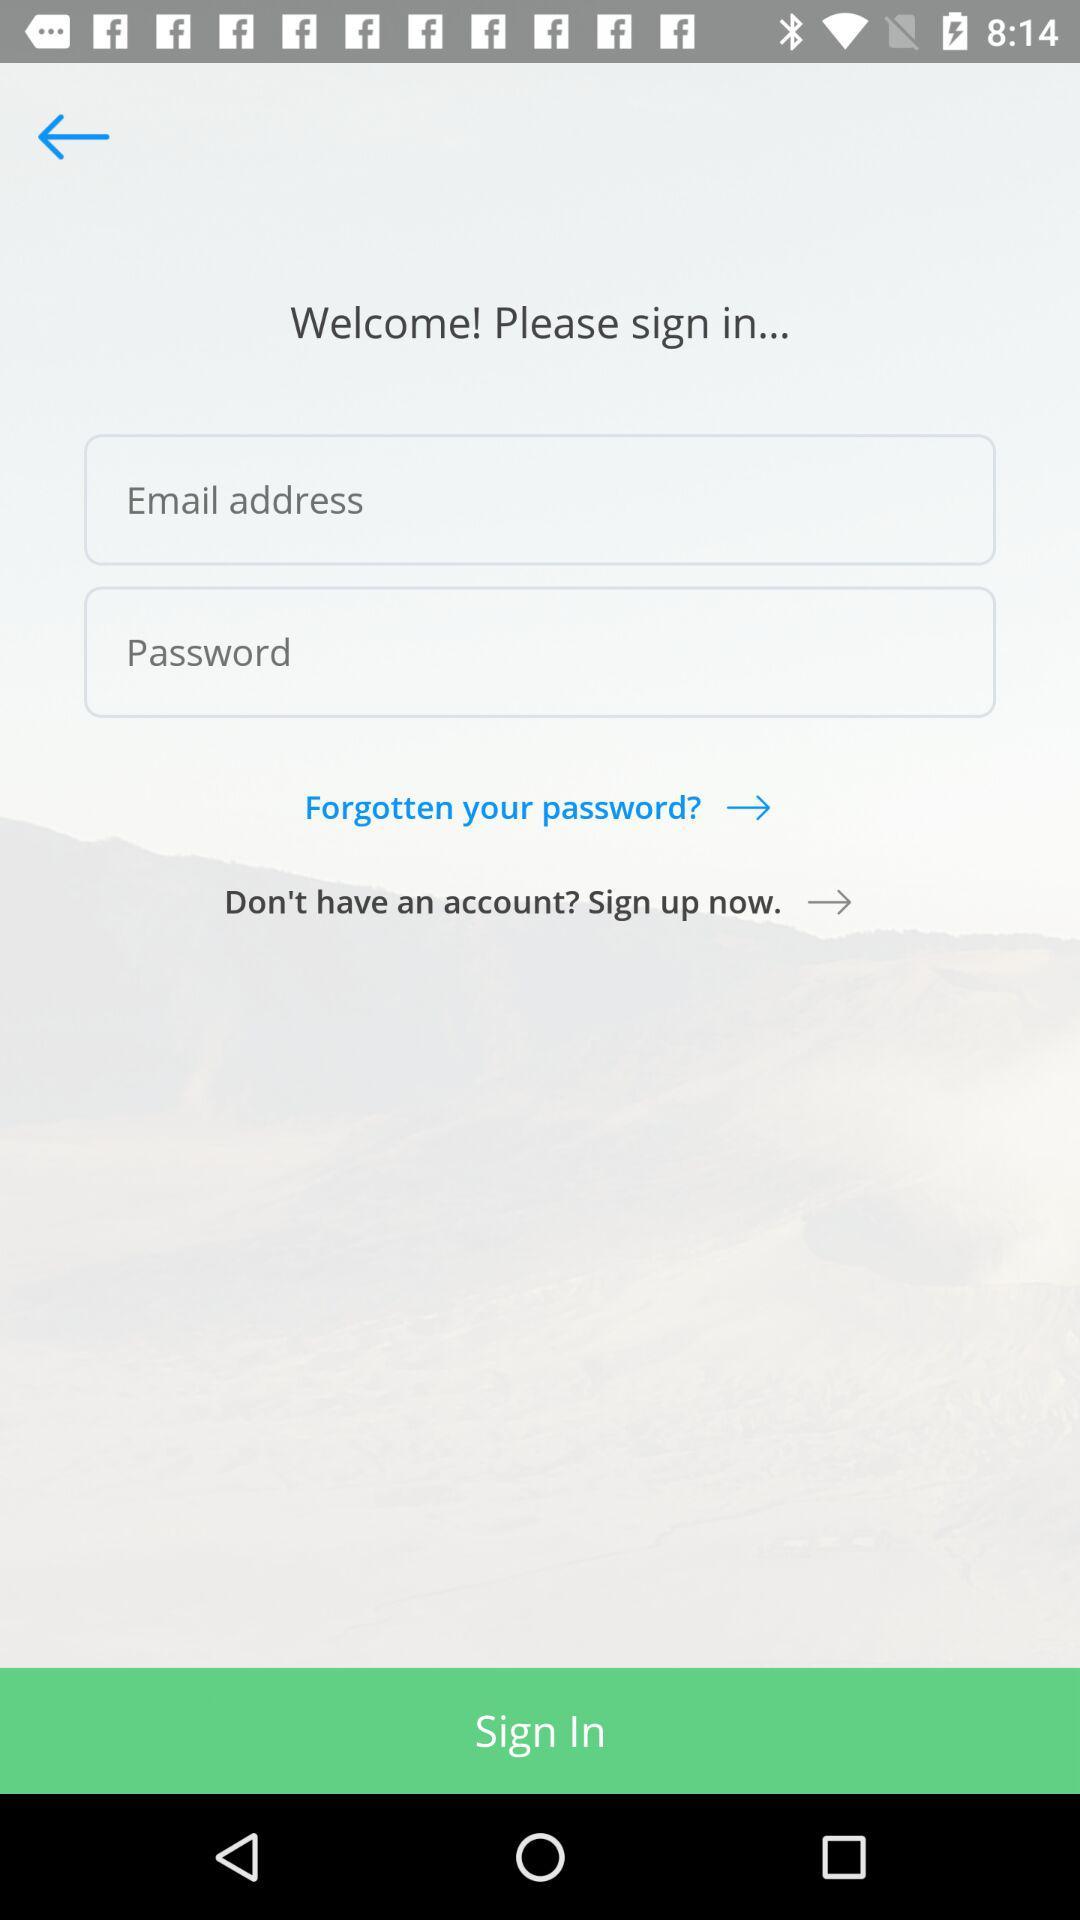 The width and height of the screenshot is (1080, 1920). What do you see at coordinates (540, 652) in the screenshot?
I see `password` at bounding box center [540, 652].